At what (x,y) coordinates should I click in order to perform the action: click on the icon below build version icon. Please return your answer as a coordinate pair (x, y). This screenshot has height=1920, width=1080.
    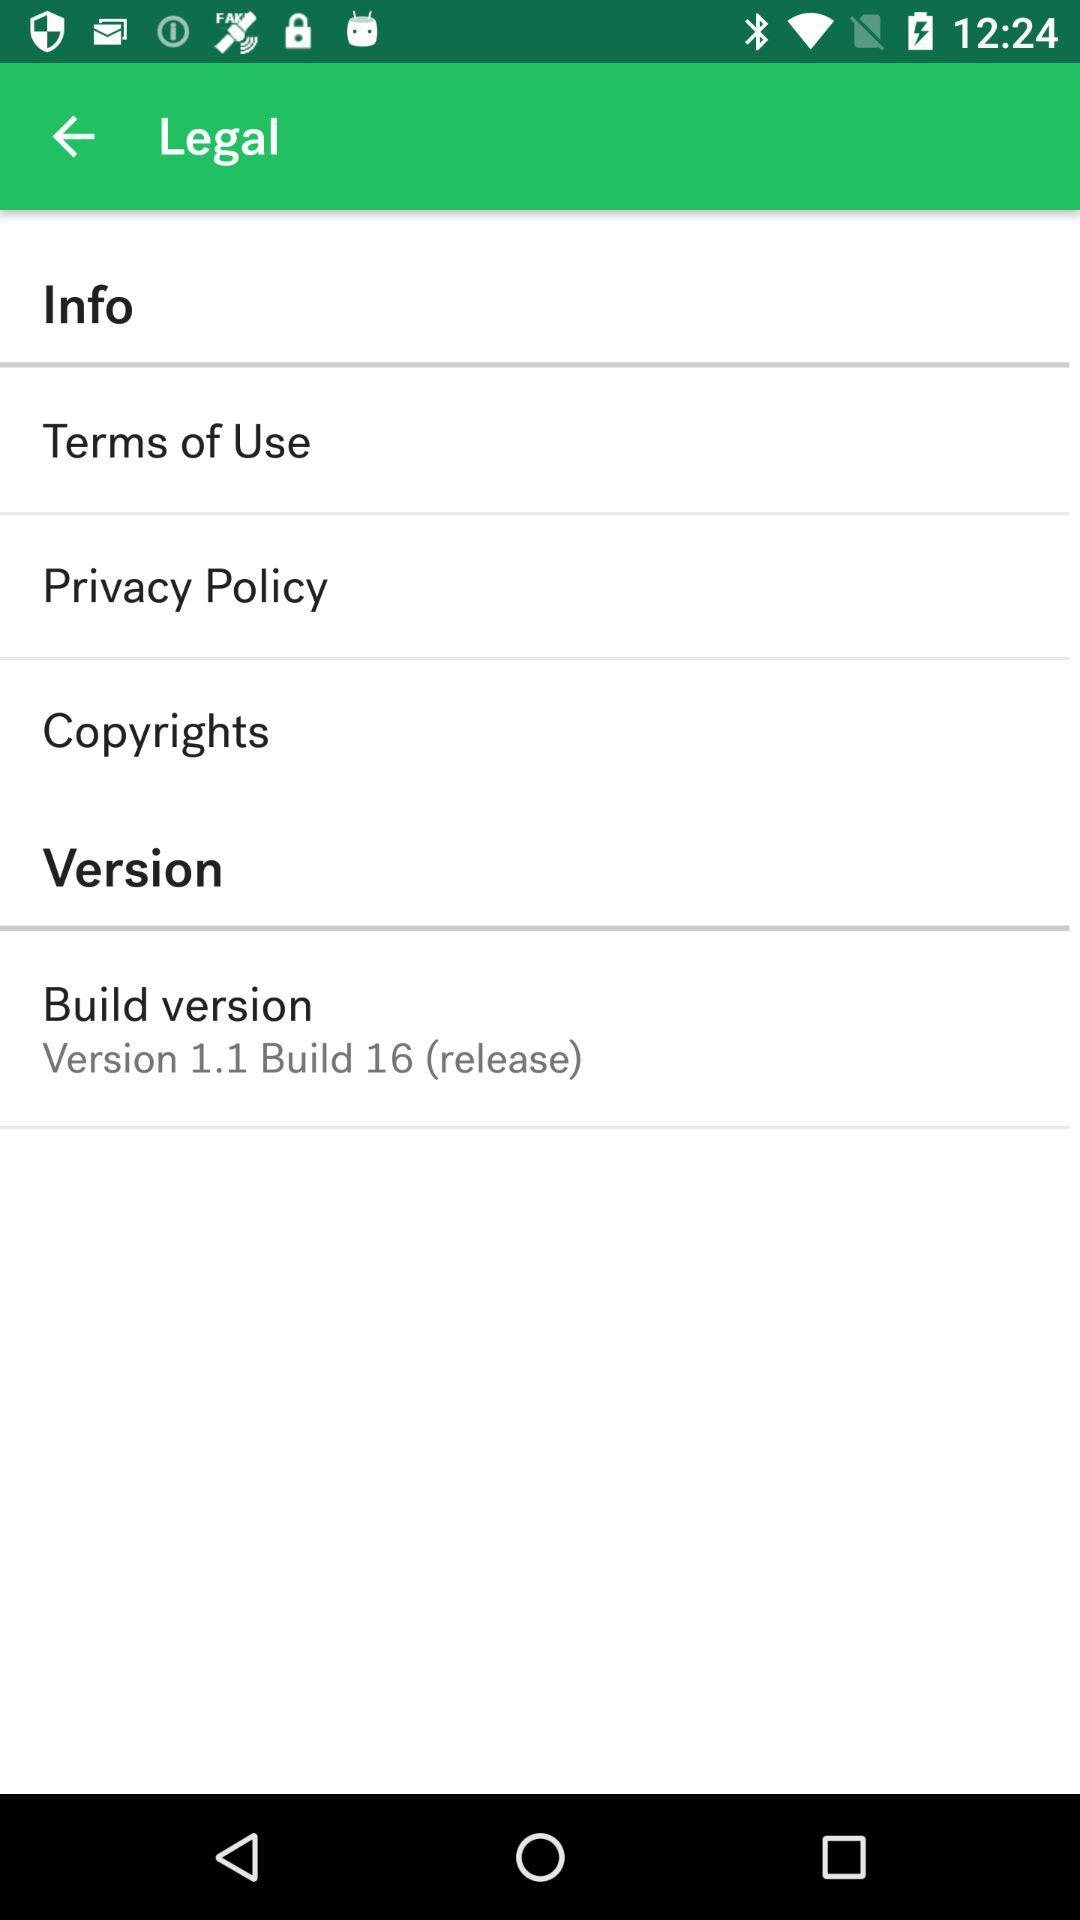
    Looking at the image, I should click on (312, 1057).